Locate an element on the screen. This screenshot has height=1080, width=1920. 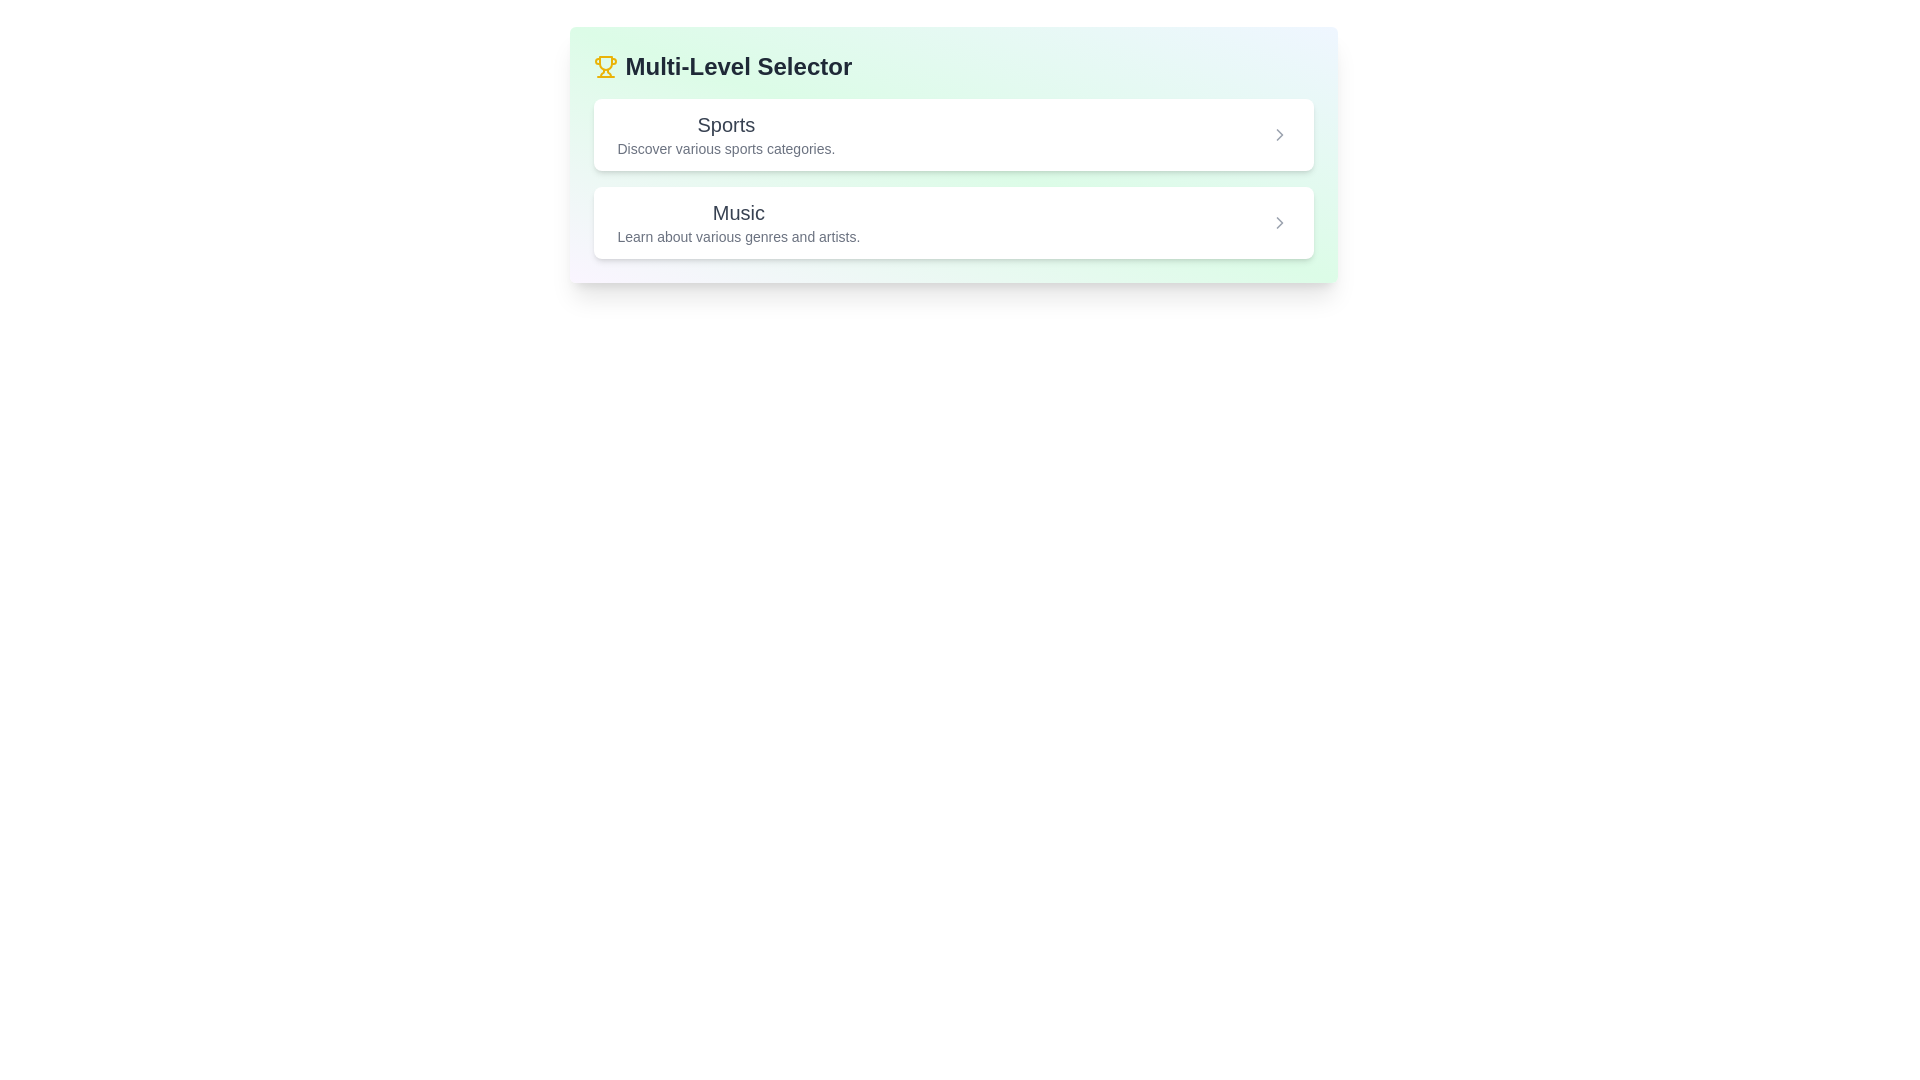
the navigation icon located to the right of the text 'Discover various sports categories.' within the 'Sports' section is located at coordinates (1278, 135).